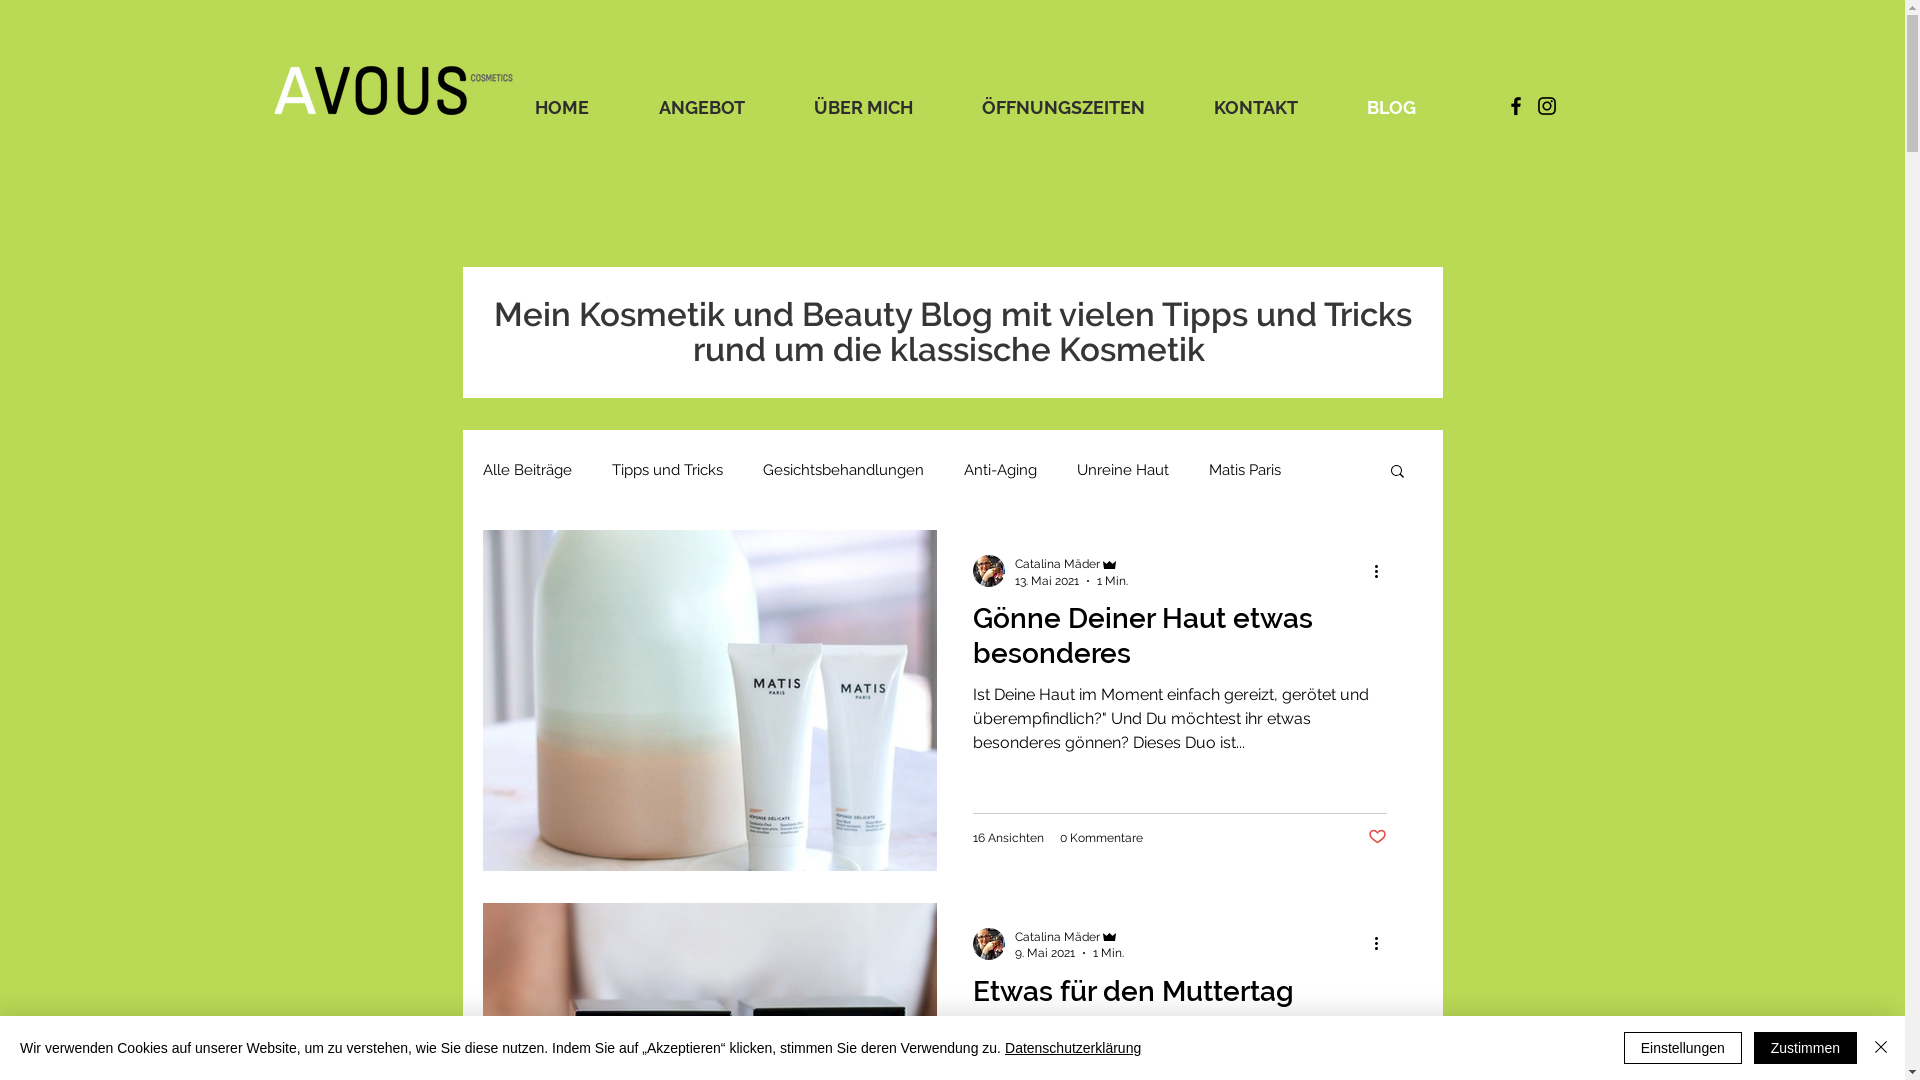  Describe the element at coordinates (519, 107) in the screenshot. I see `'HOME'` at that location.